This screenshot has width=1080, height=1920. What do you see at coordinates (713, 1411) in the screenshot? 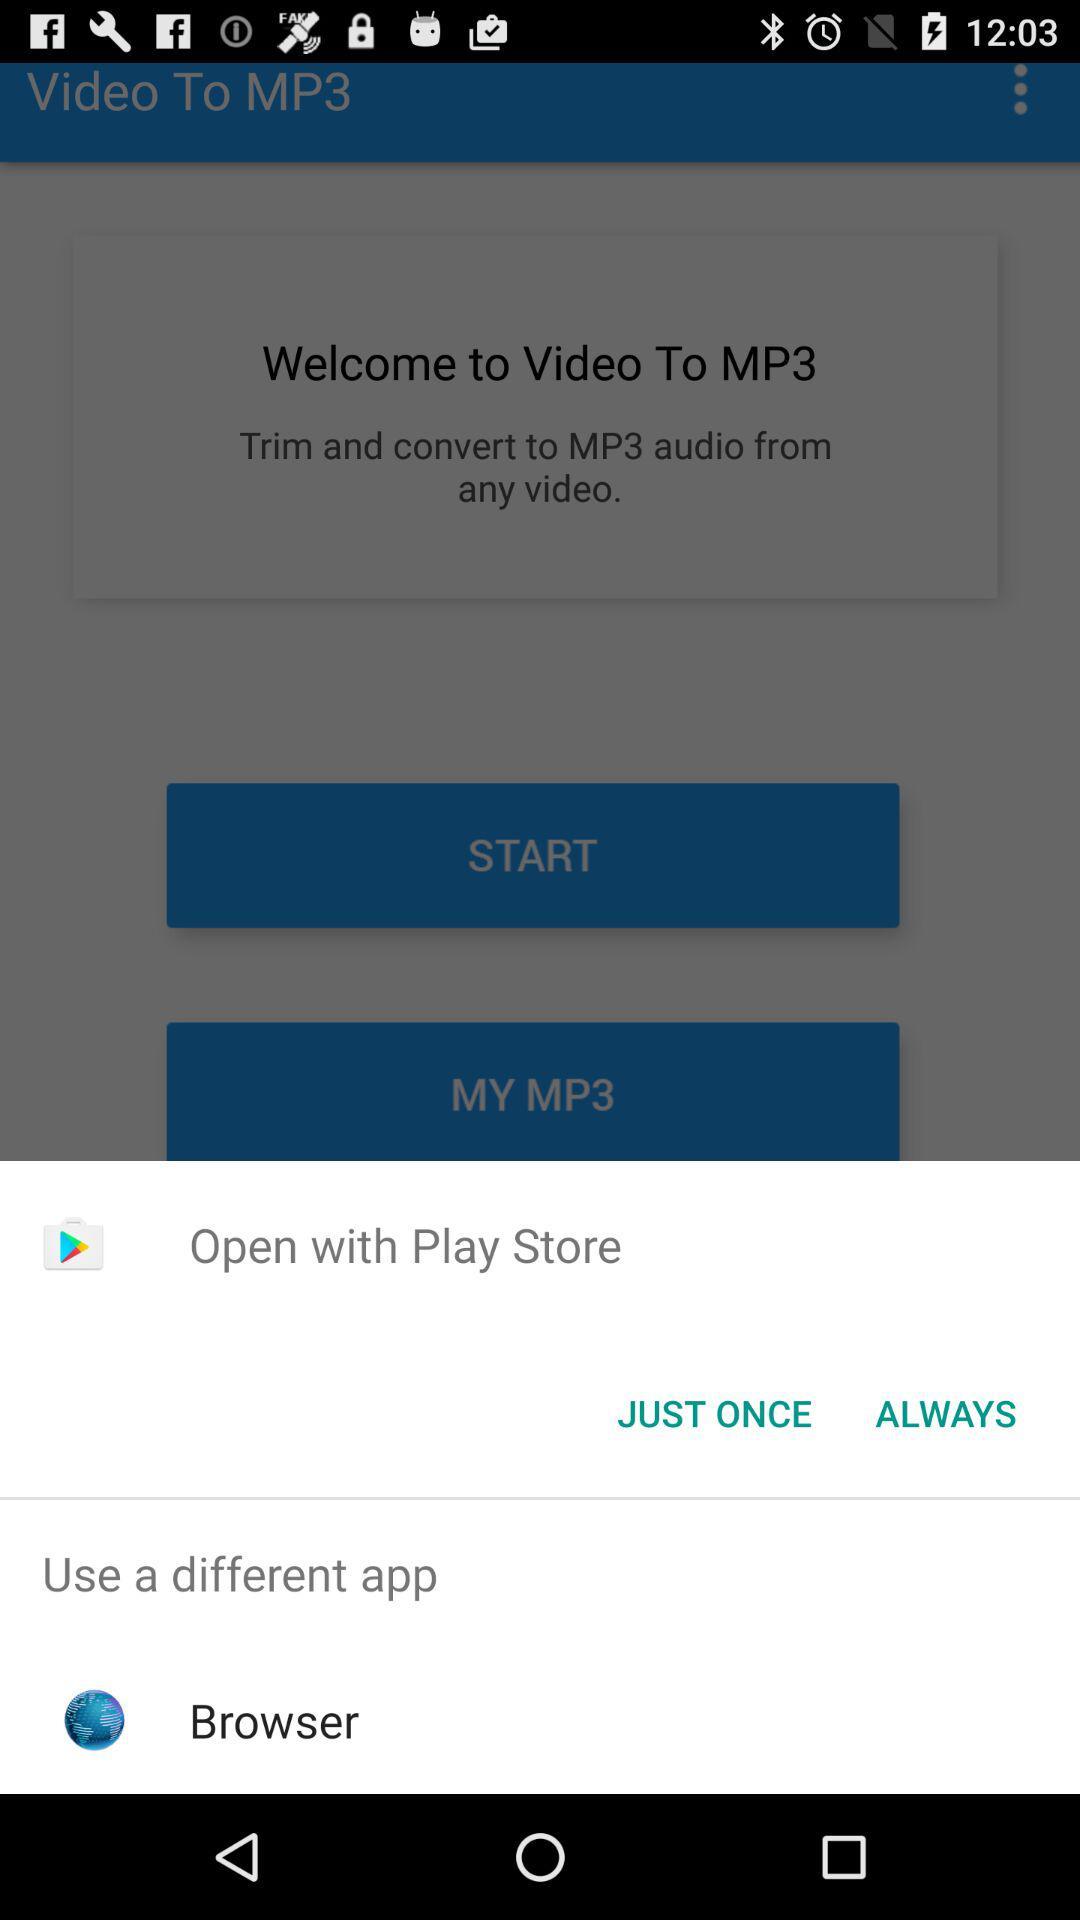
I see `the app below open with play item` at bounding box center [713, 1411].